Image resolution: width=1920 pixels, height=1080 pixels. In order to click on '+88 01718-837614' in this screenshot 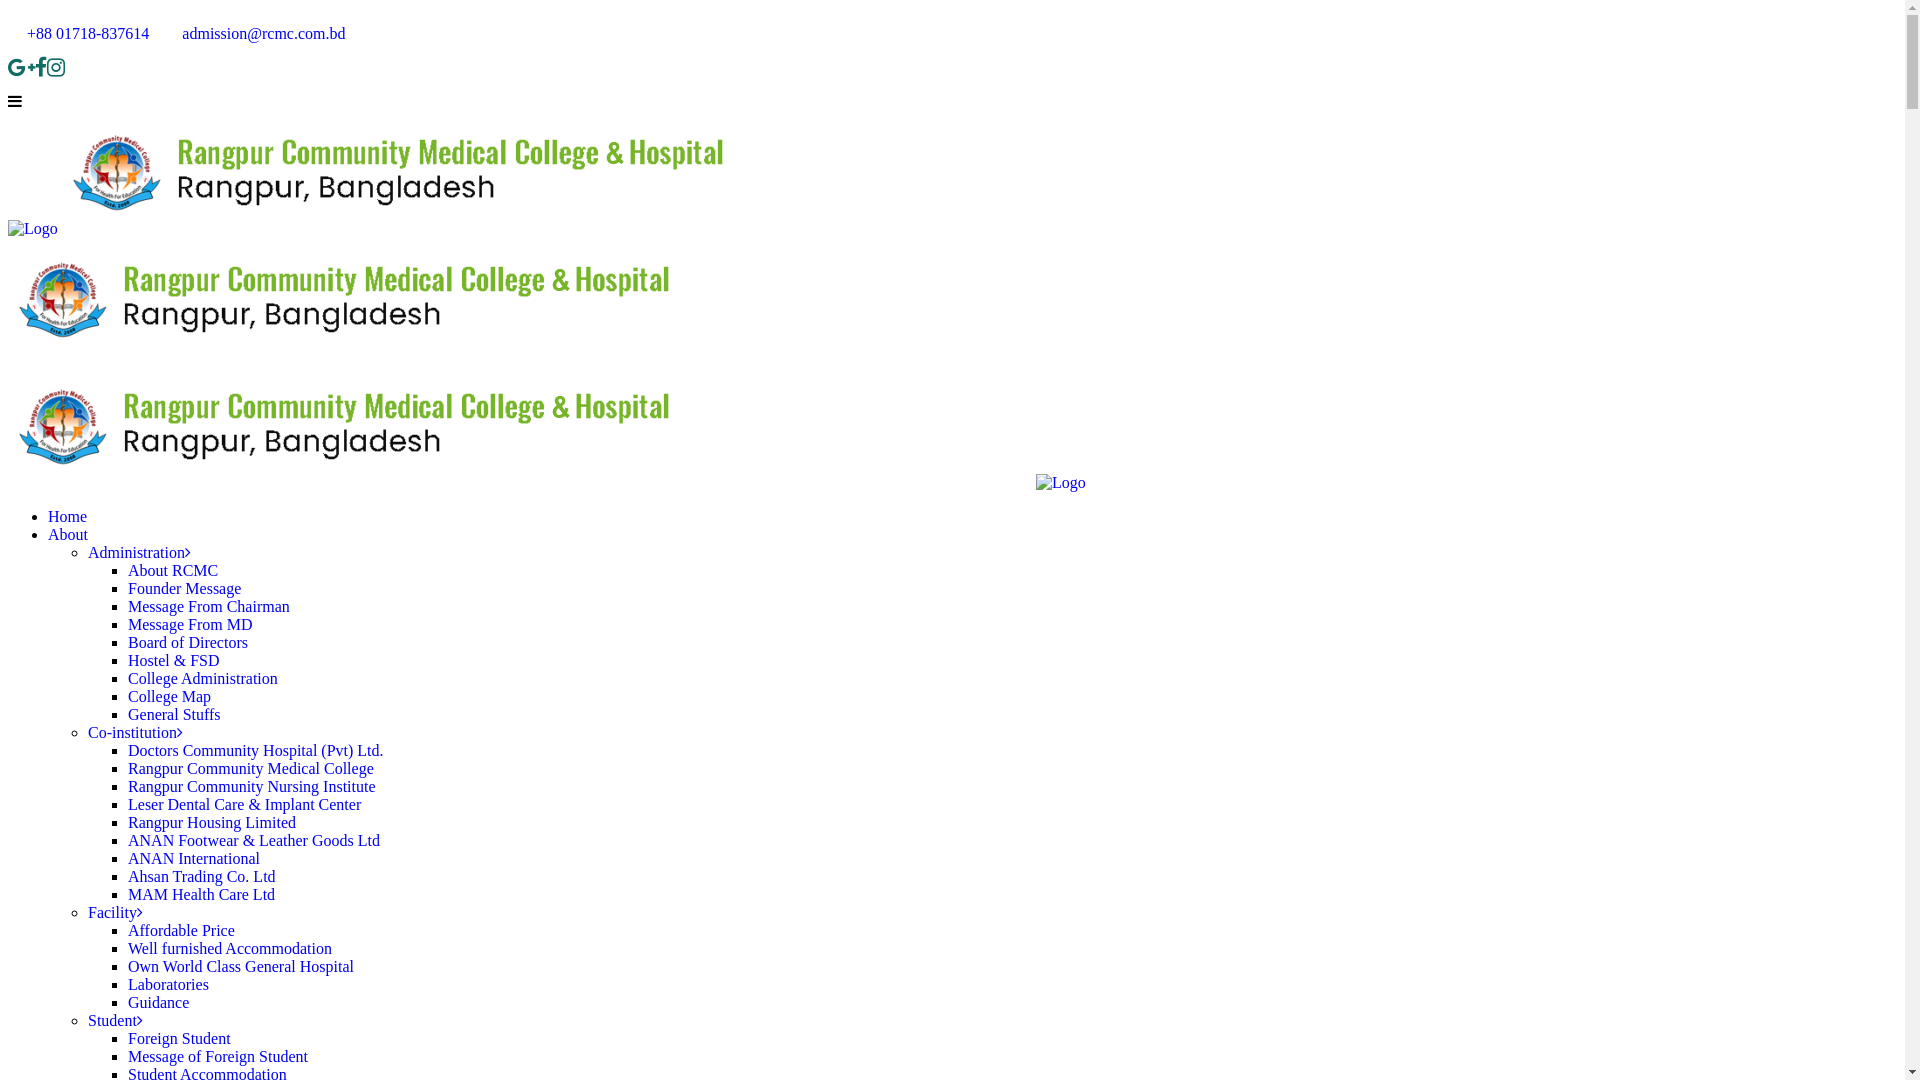, I will do `click(80, 33)`.